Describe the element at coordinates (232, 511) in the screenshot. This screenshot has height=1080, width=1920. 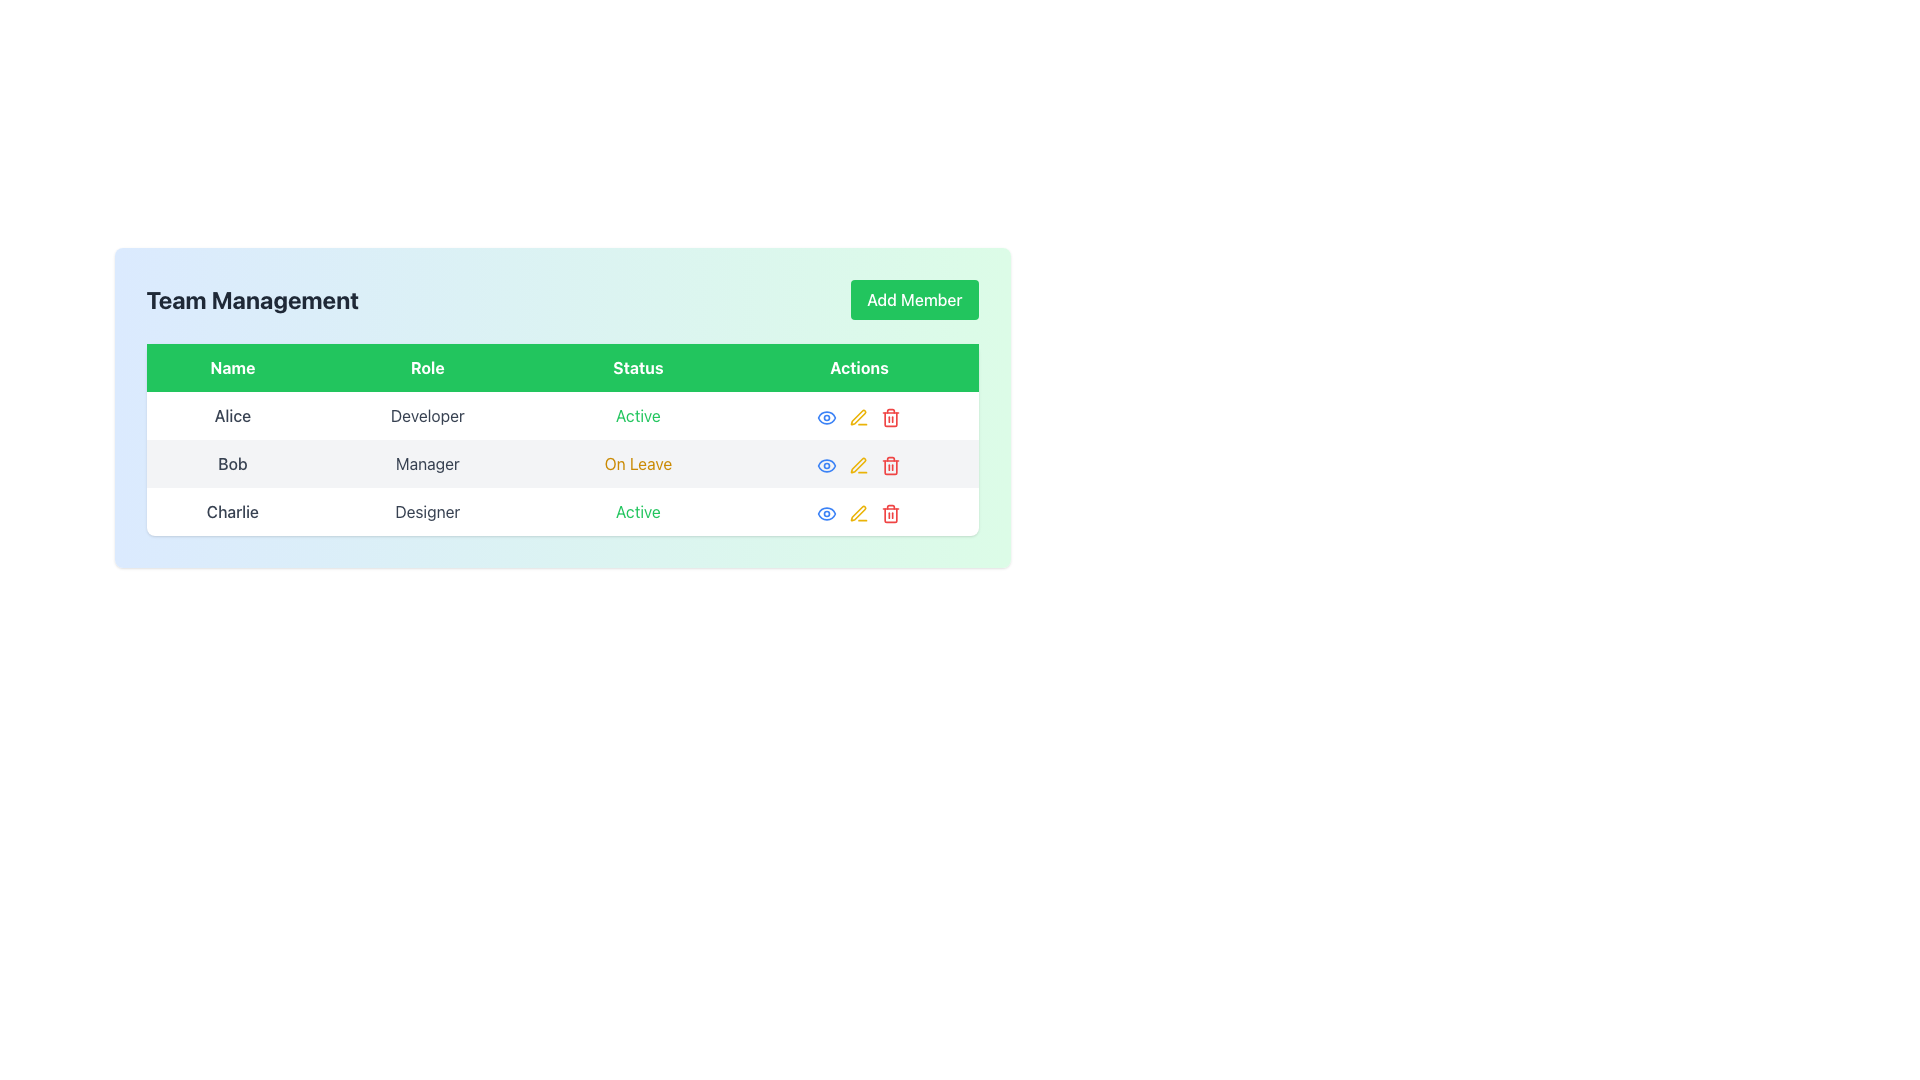
I see `text of the label displaying the name 'Charlie' in the user management UI, located in the third row of the table under the 'Name' column` at that location.